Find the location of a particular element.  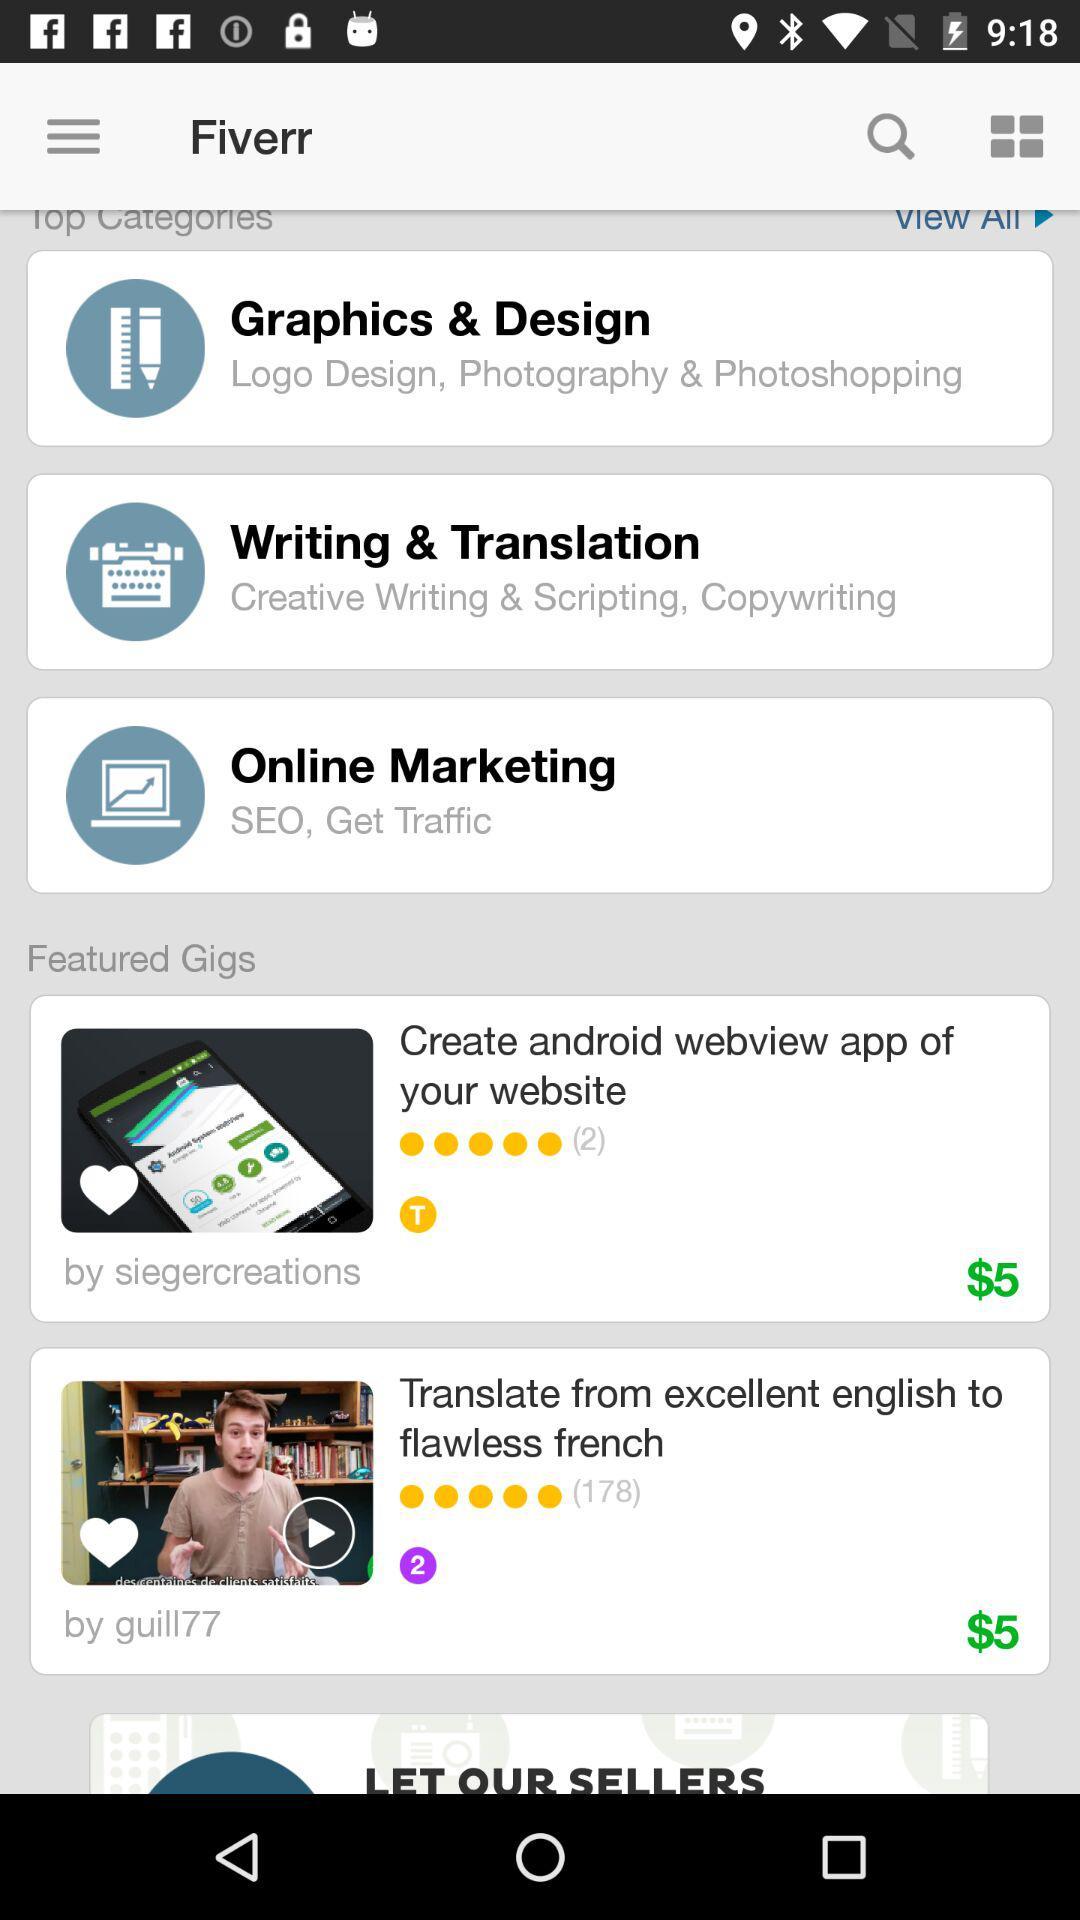

this video is located at coordinates (318, 1531).